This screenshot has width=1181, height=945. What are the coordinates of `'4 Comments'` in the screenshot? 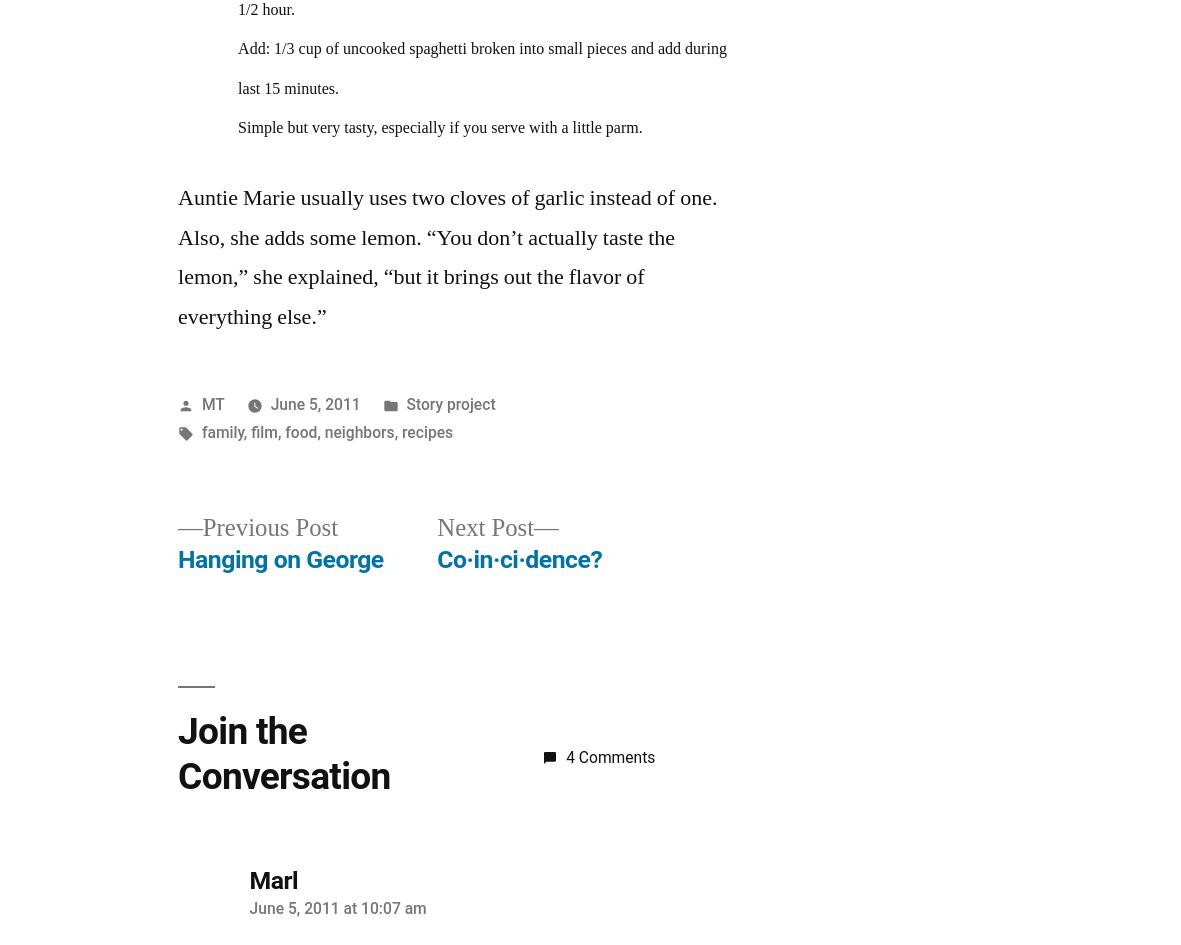 It's located at (565, 756).